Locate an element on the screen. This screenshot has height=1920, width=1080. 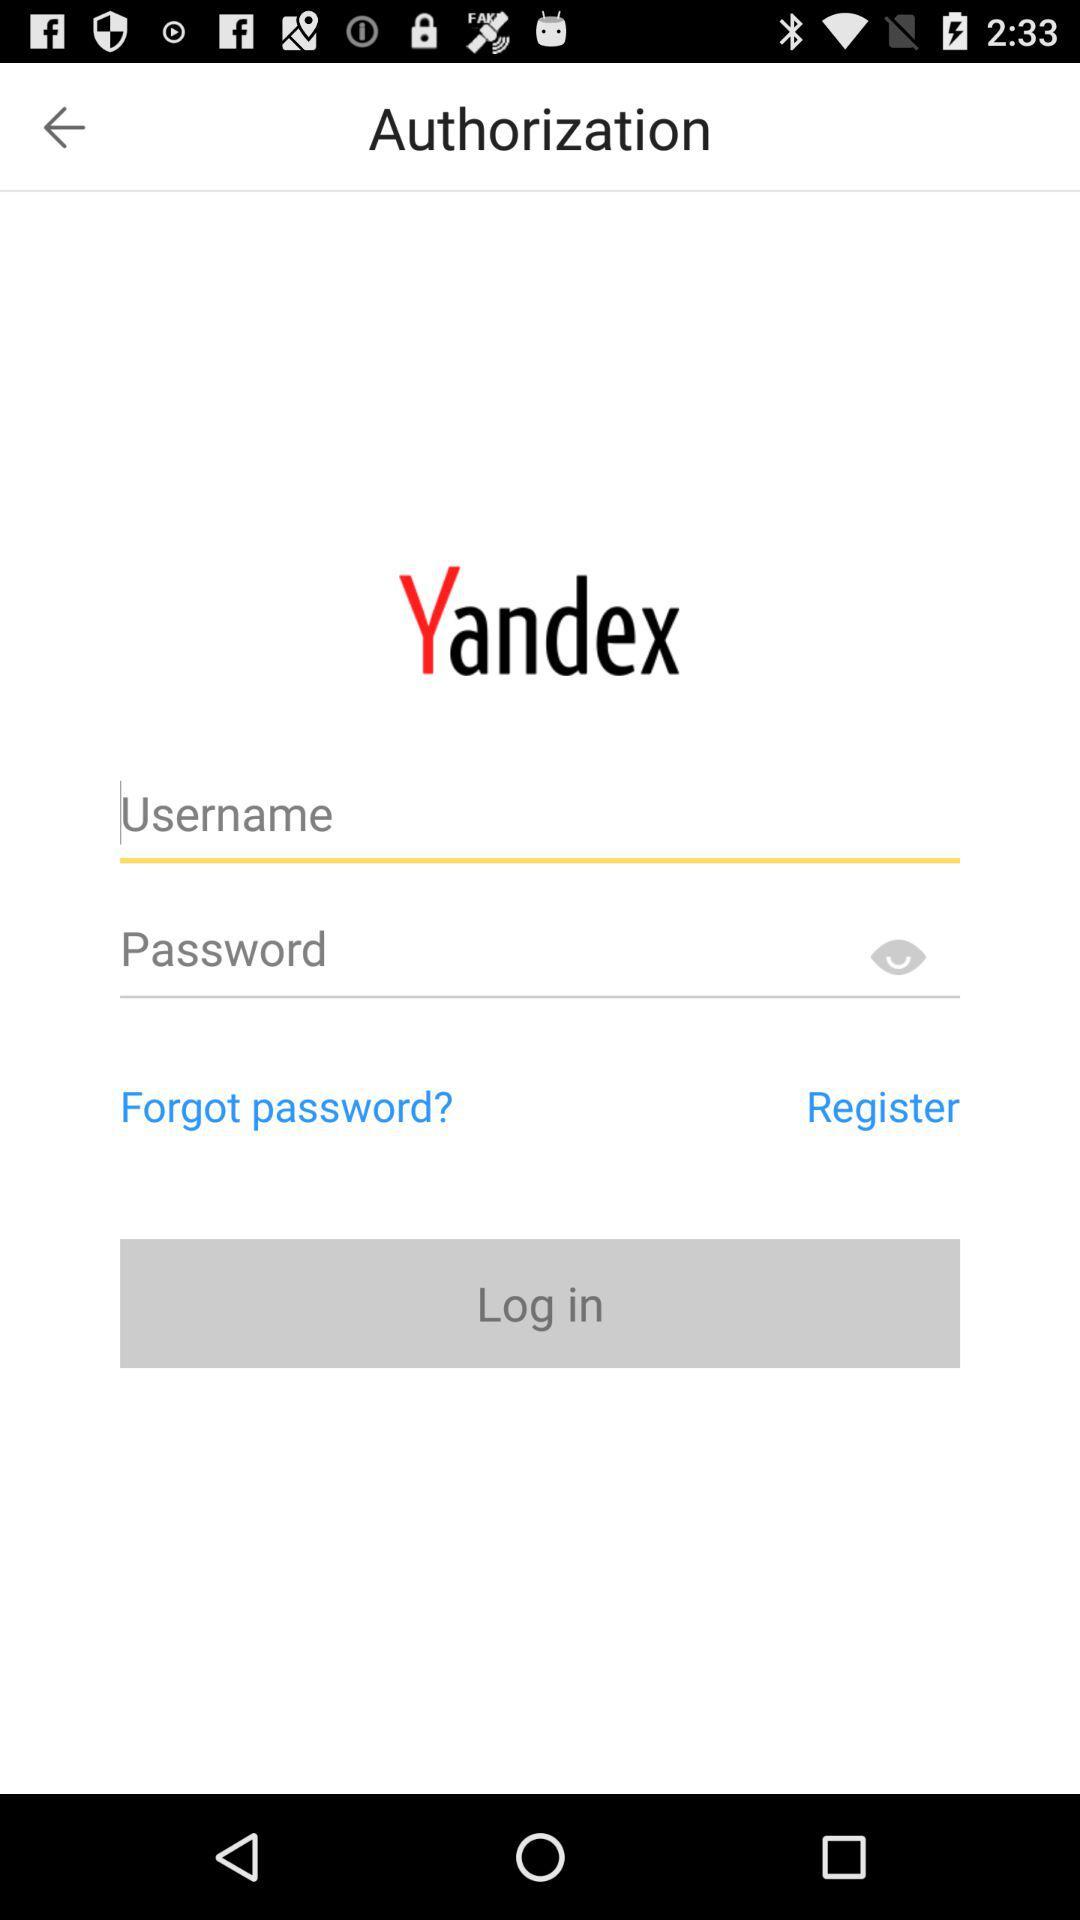
item to the left of the register icon is located at coordinates (371, 1104).